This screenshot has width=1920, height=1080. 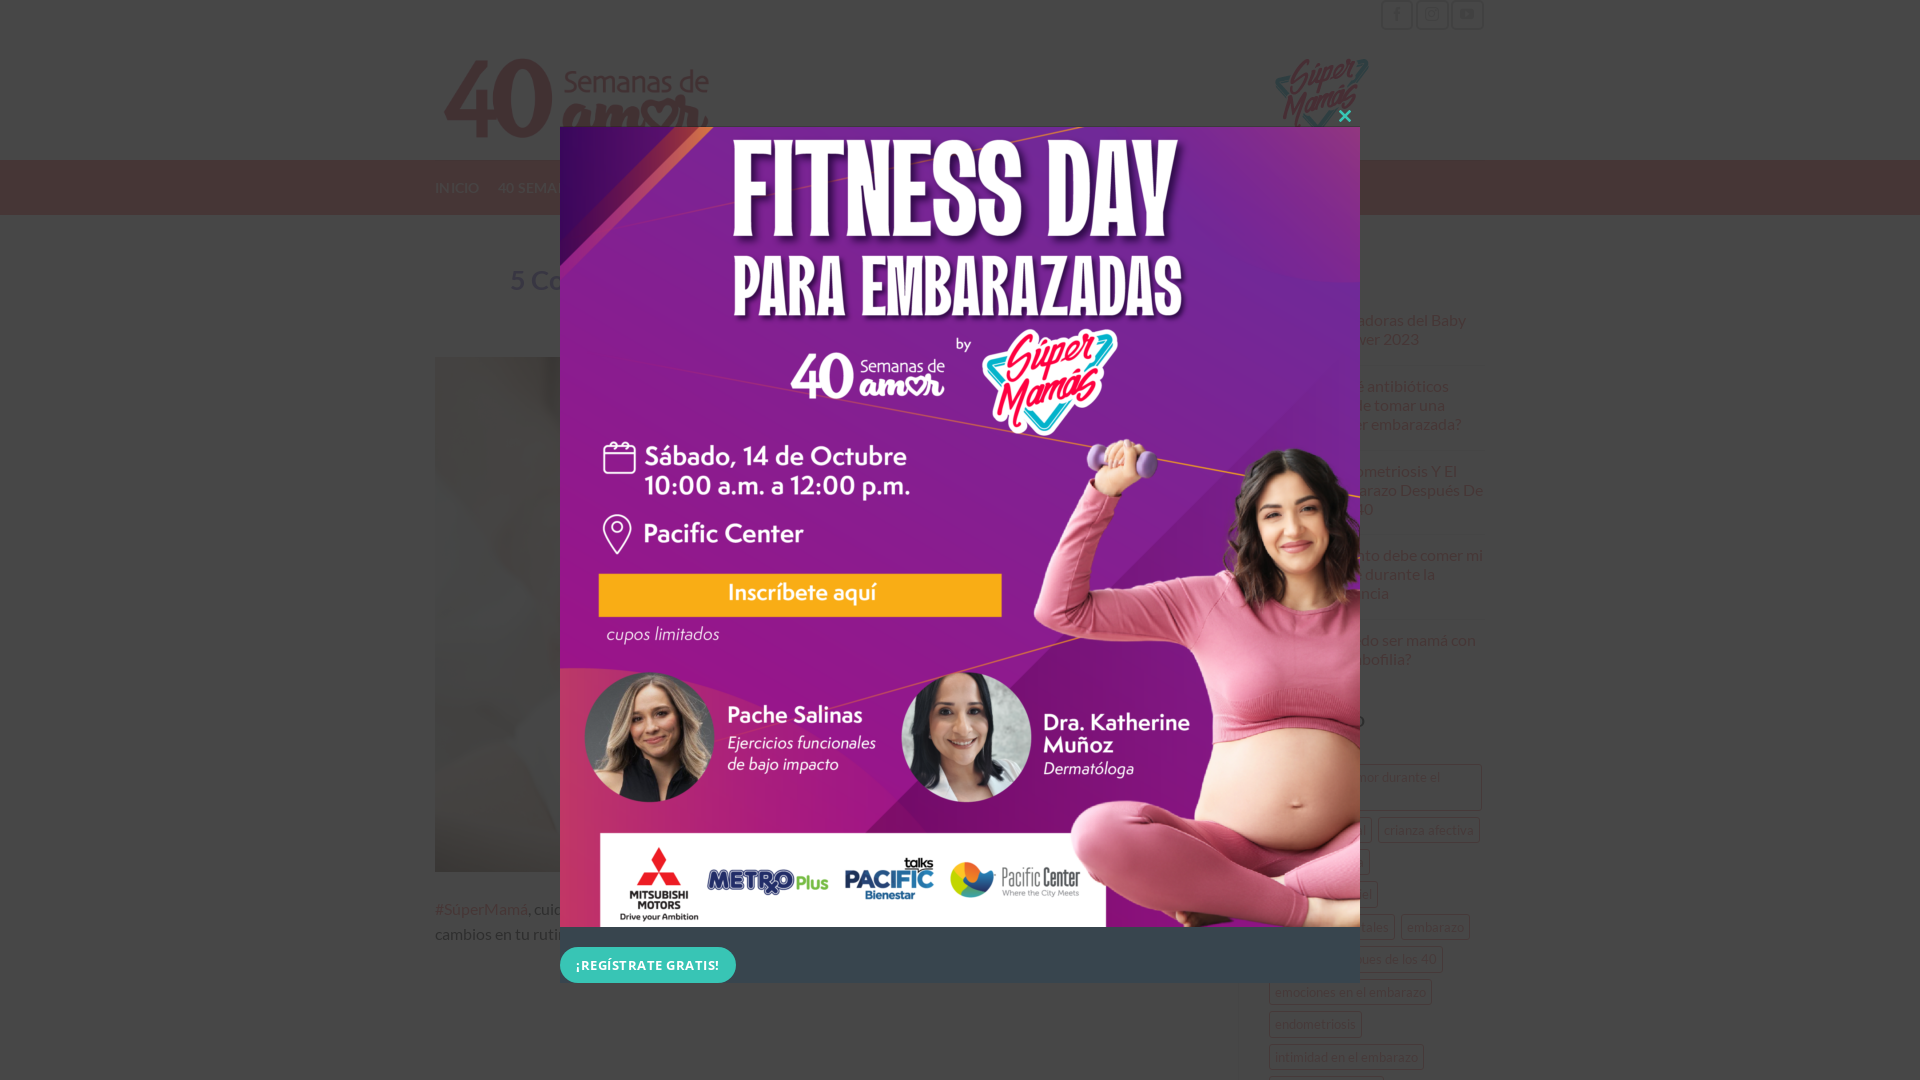 What do you see at coordinates (1349, 991) in the screenshot?
I see `'emociones en el embarazo'` at bounding box center [1349, 991].